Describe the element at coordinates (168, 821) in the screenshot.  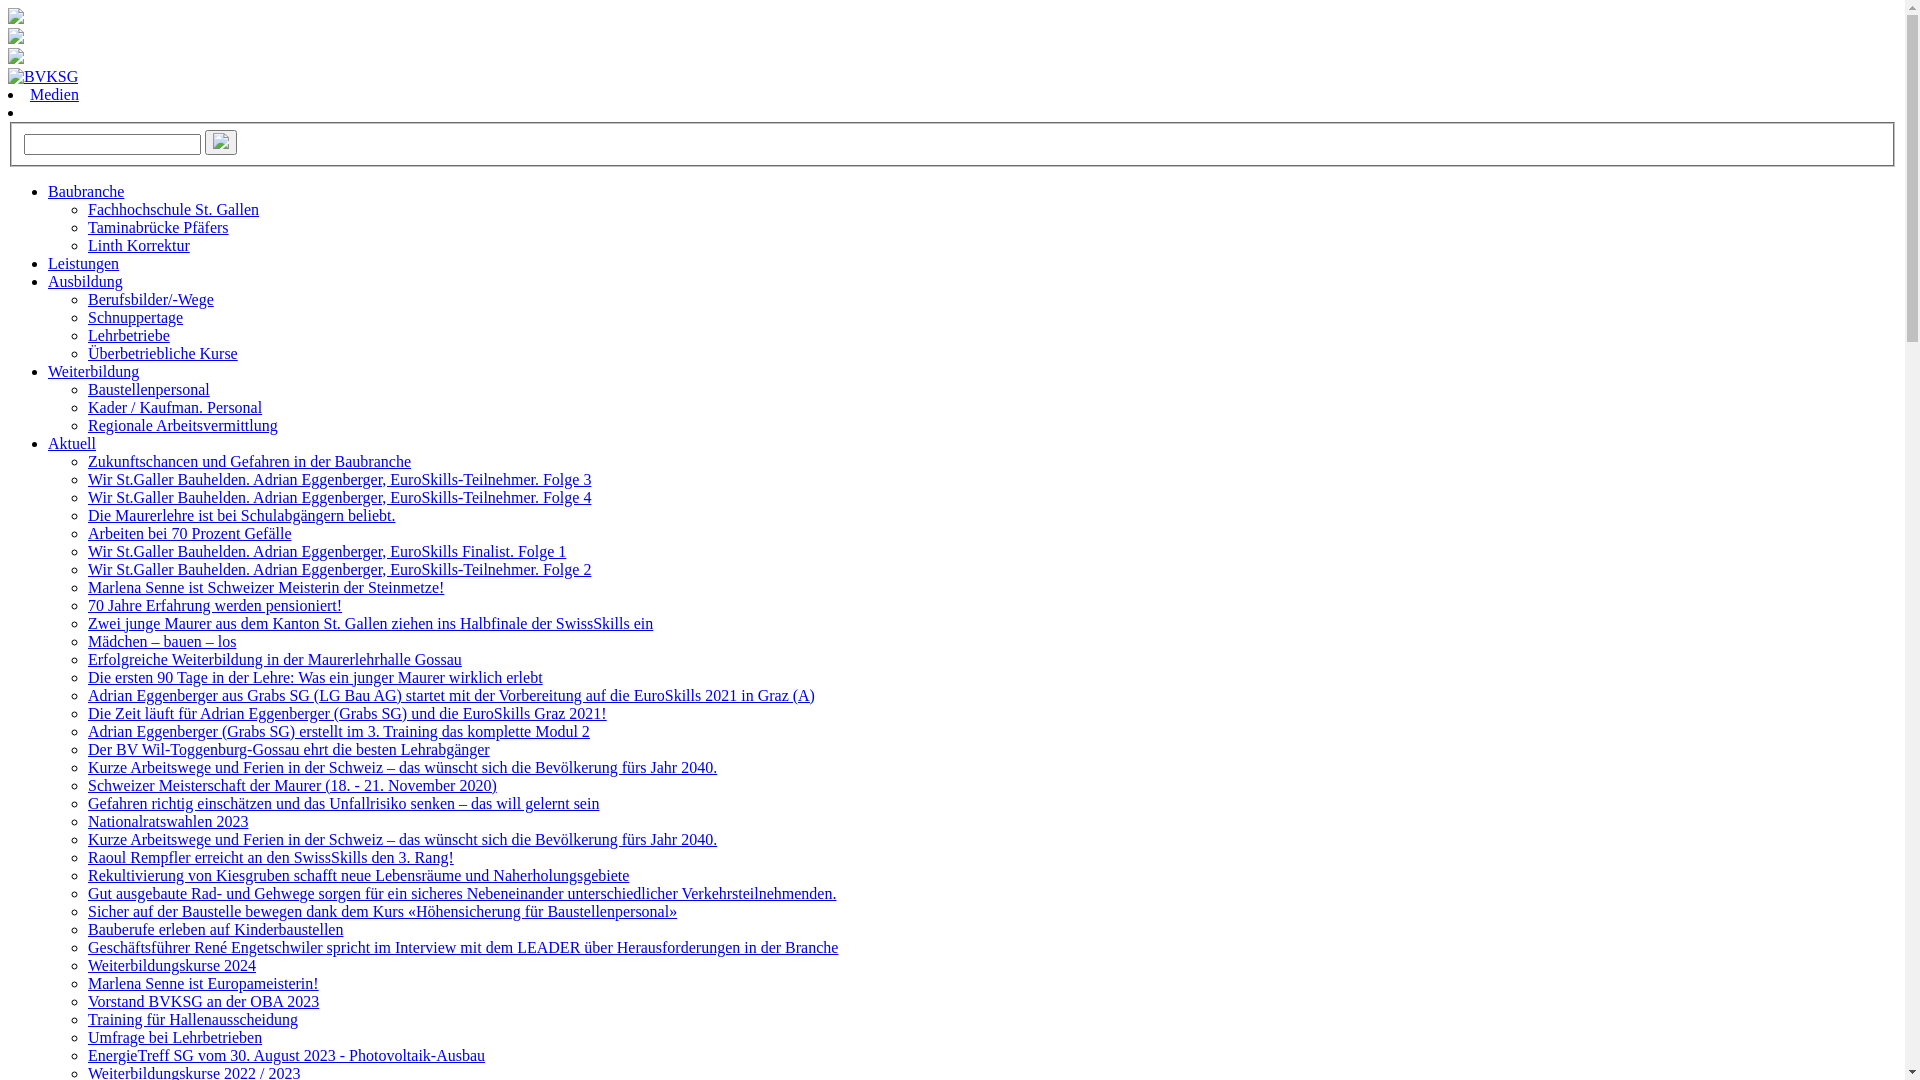
I see `'Nationalratswahlen 2023'` at that location.